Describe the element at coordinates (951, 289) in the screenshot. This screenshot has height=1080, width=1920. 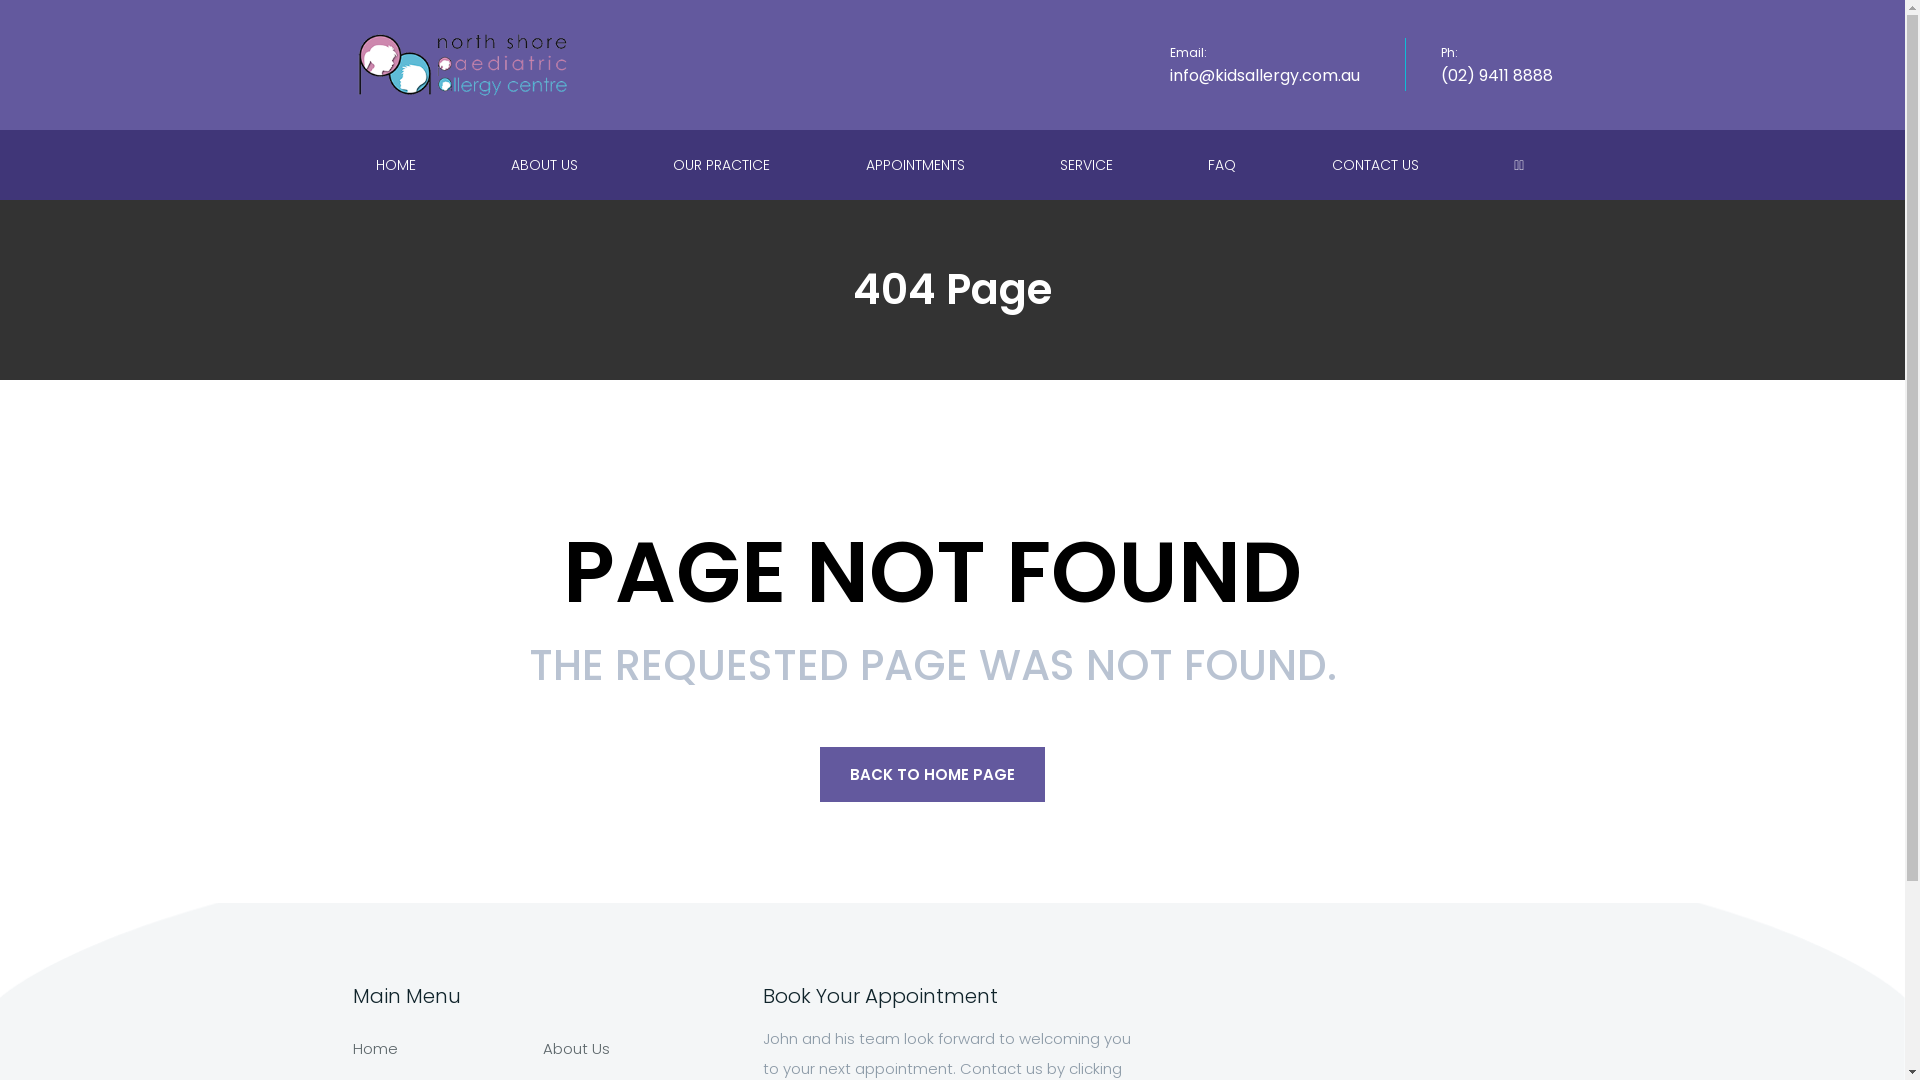
I see `'404 Page'` at that location.